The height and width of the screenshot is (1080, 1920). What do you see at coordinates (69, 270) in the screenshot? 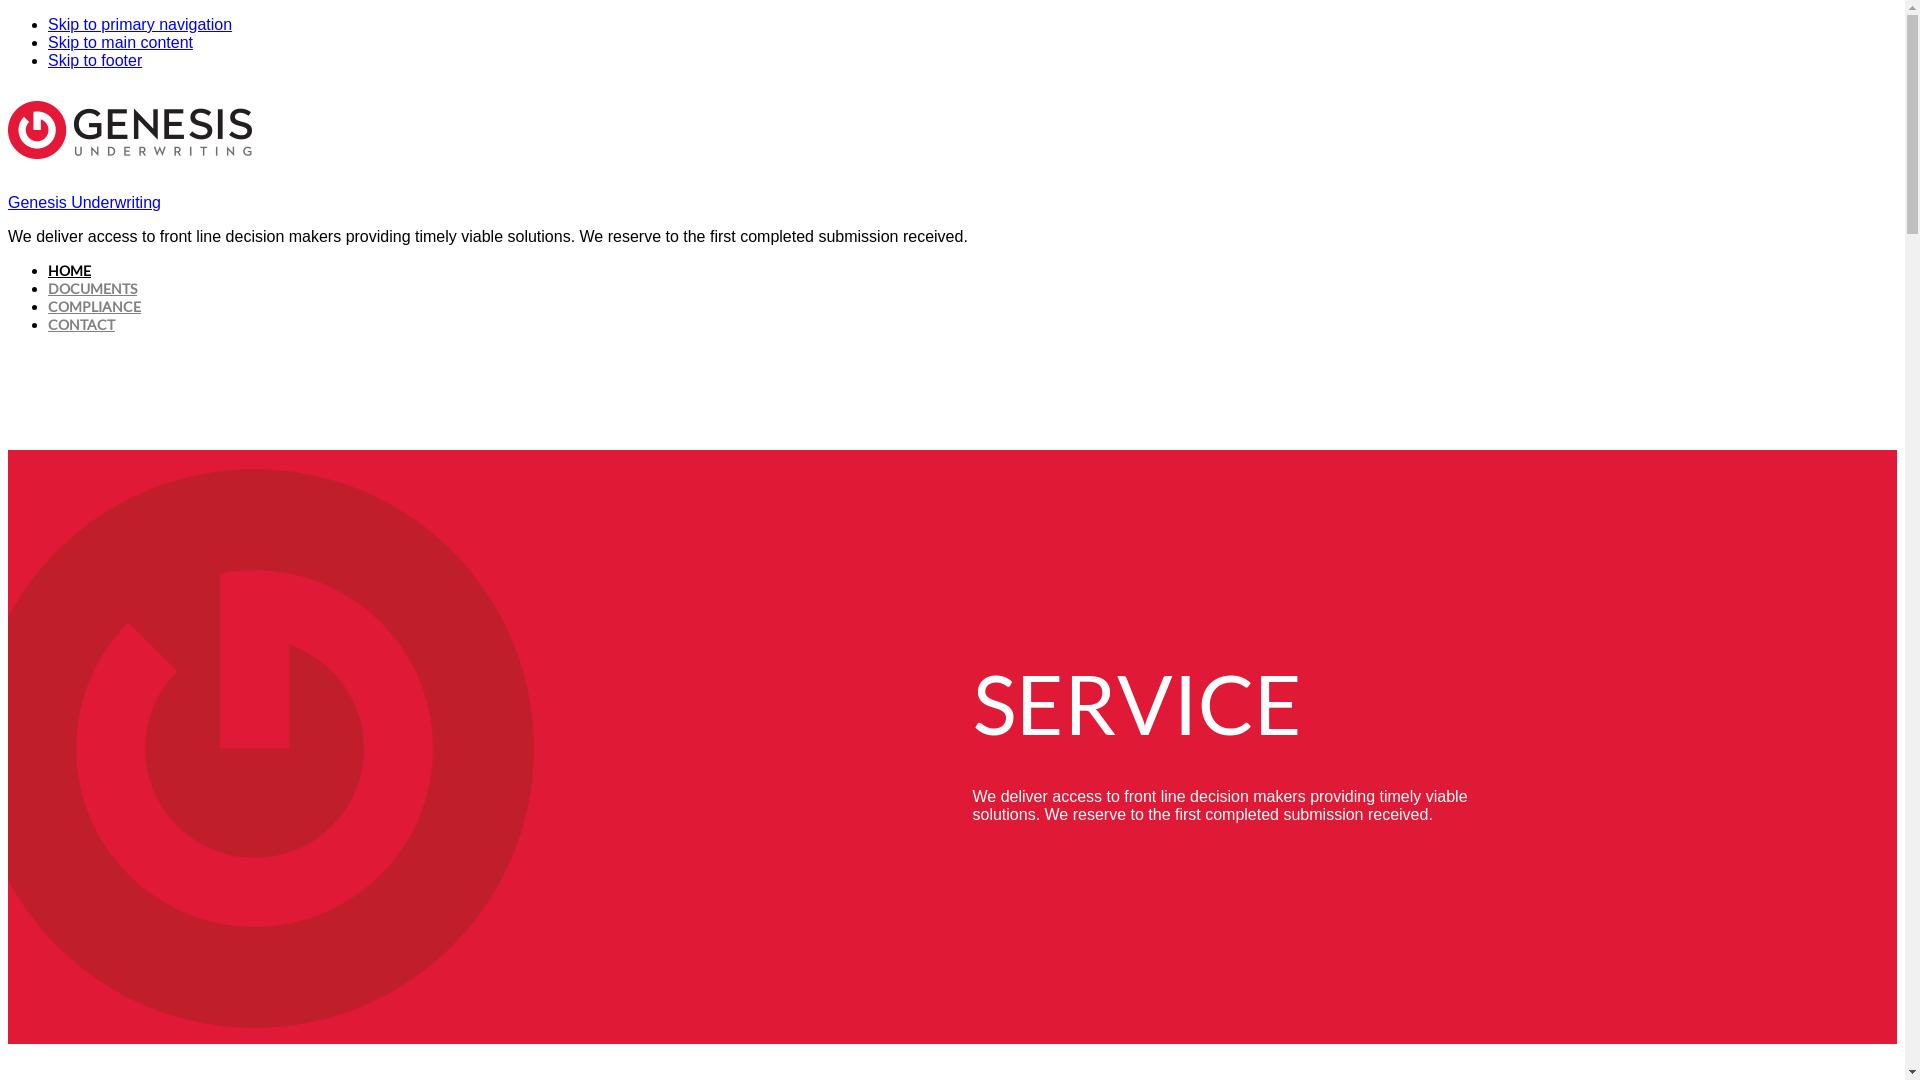
I see `'HOME'` at bounding box center [69, 270].